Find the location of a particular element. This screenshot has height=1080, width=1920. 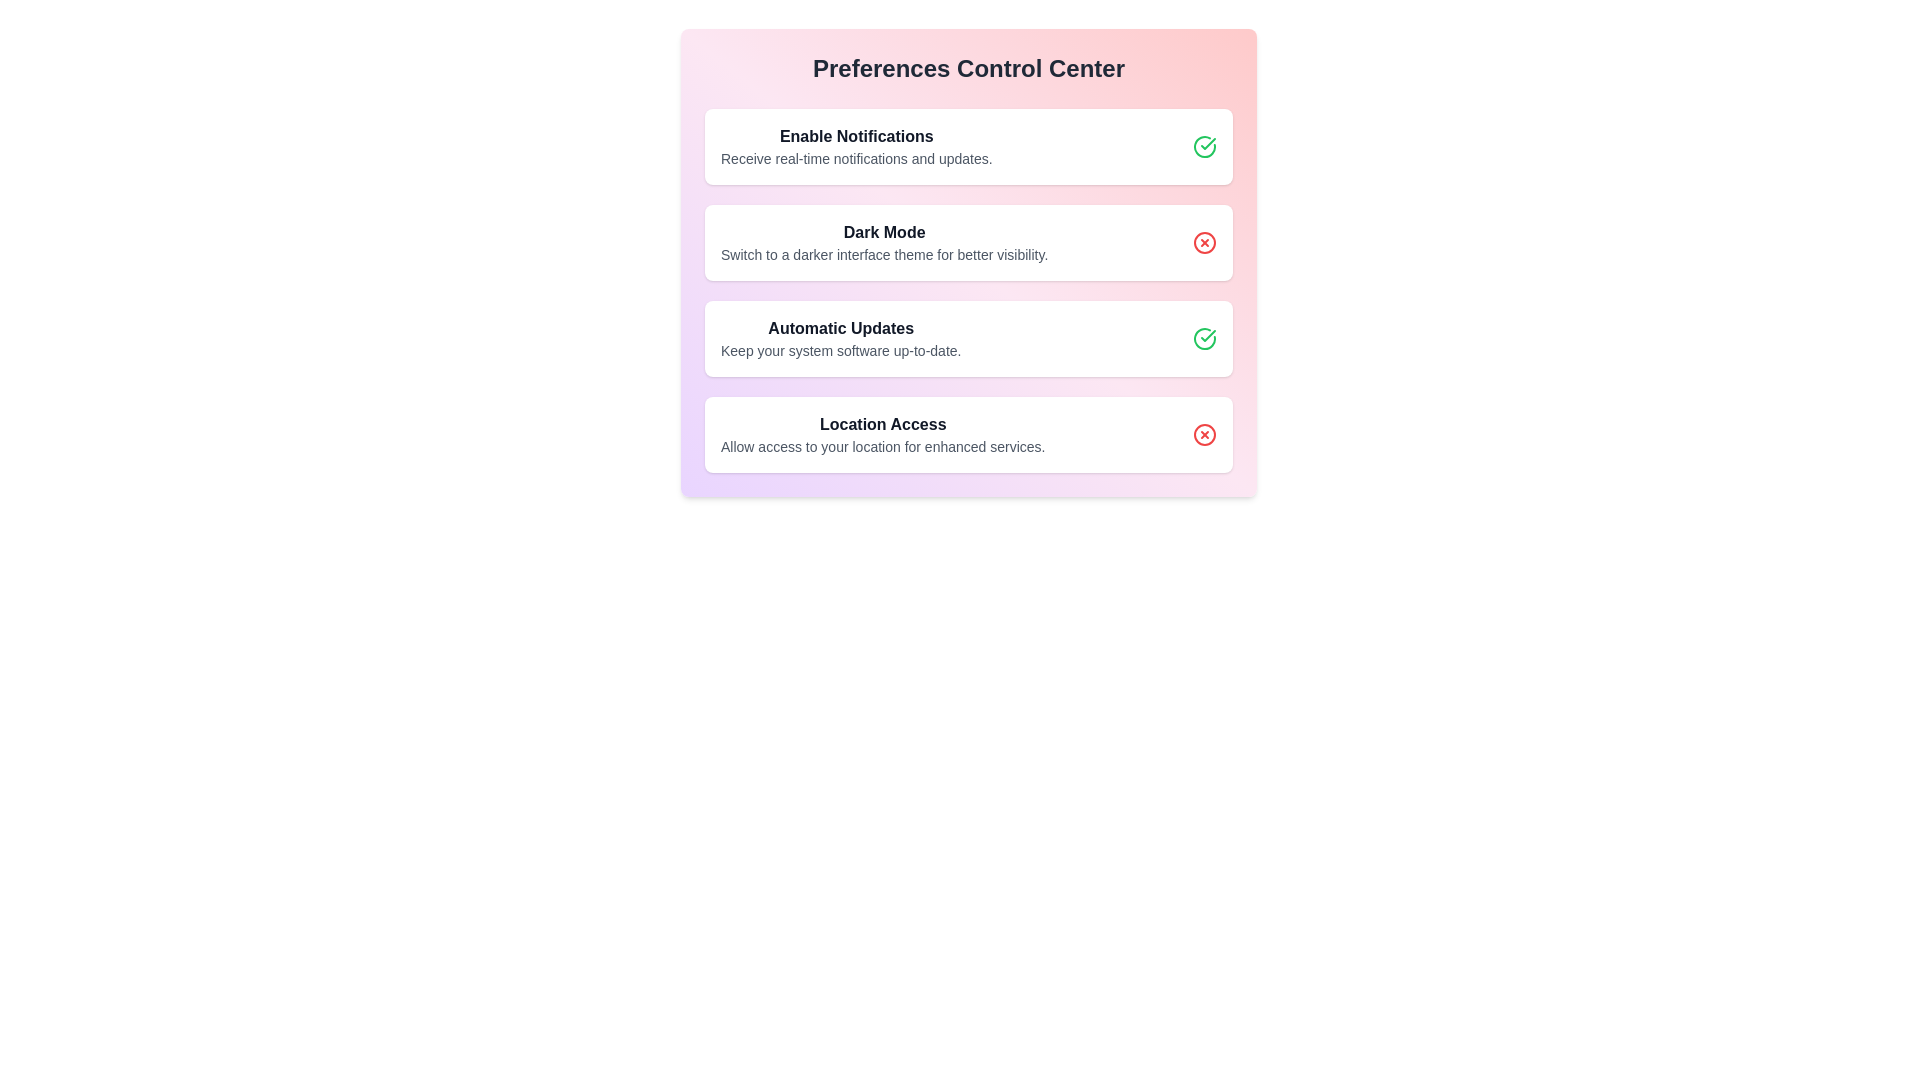

text on the first informational card in the 'Preferences Control Center' that indicates the setting for enabling notifications is located at coordinates (969, 145).